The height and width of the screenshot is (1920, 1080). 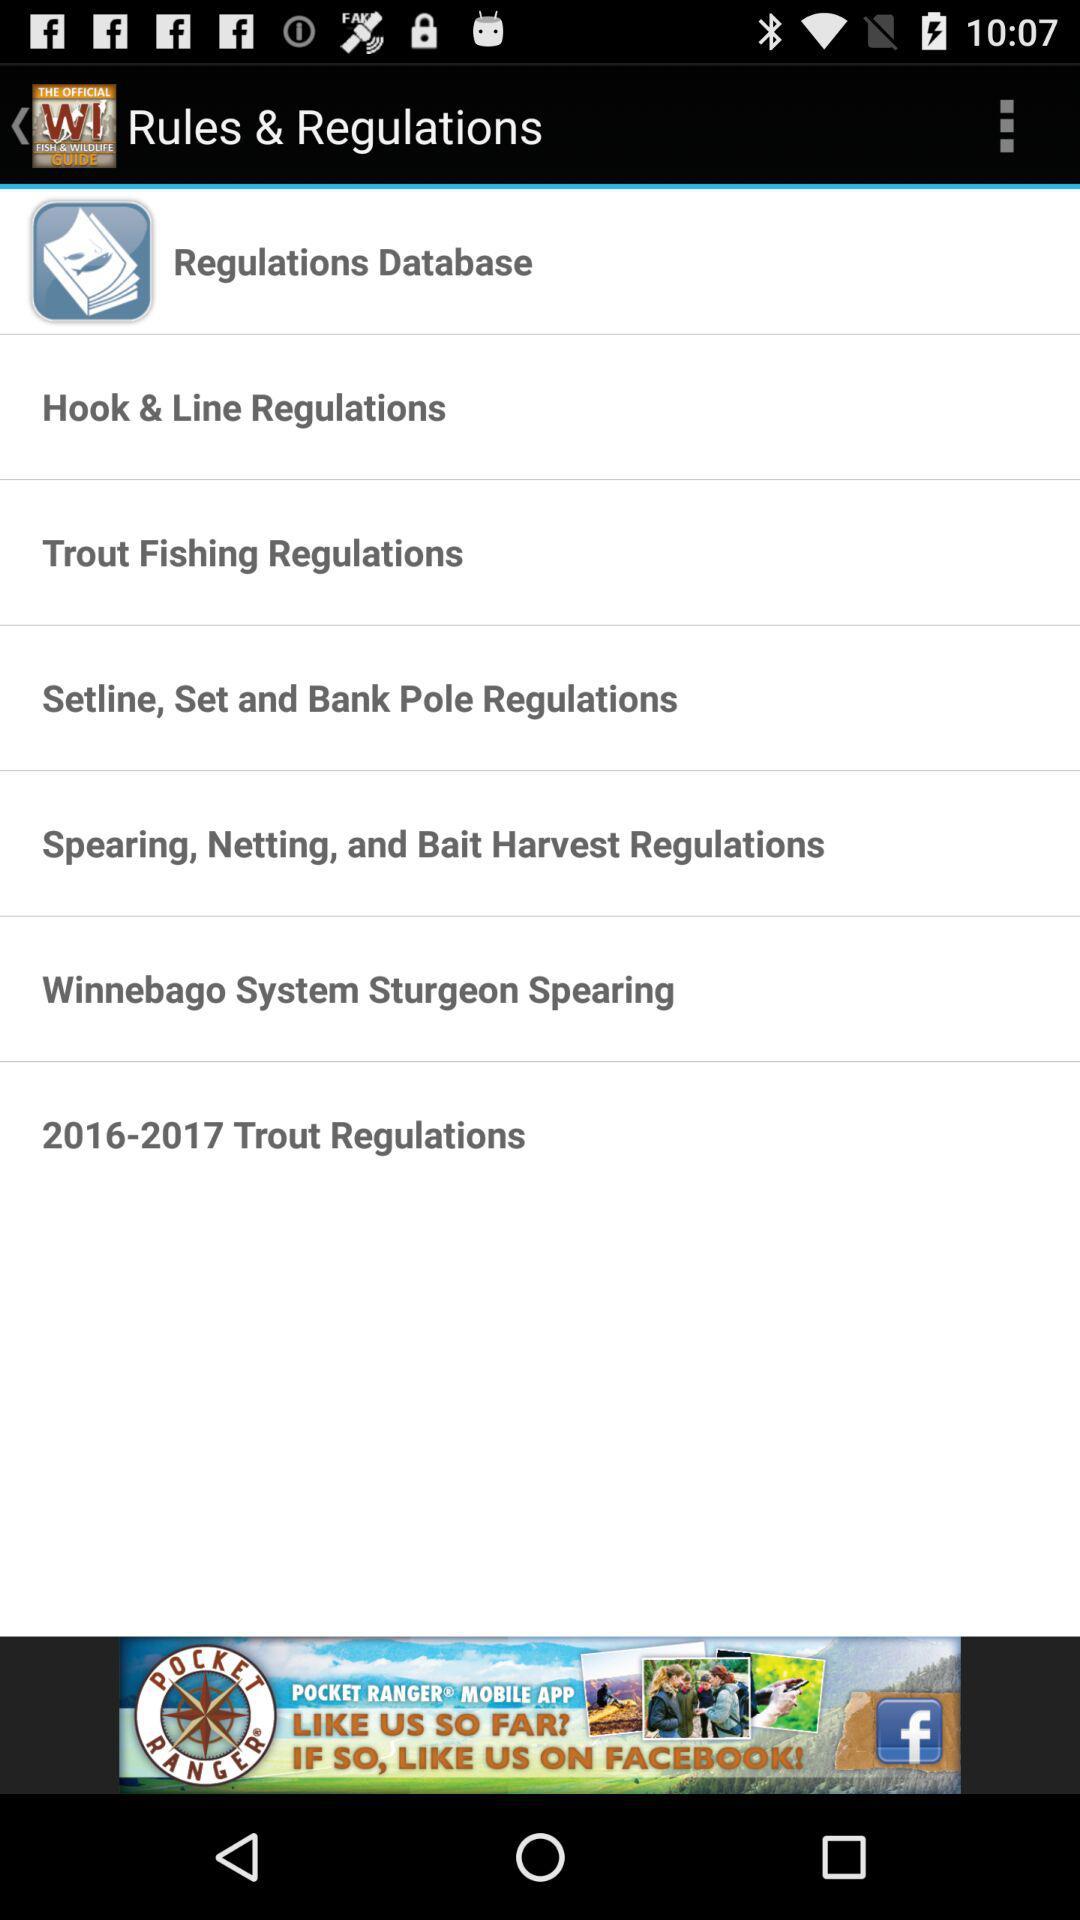 What do you see at coordinates (540, 1714) in the screenshot?
I see `advertisement pop up display` at bounding box center [540, 1714].